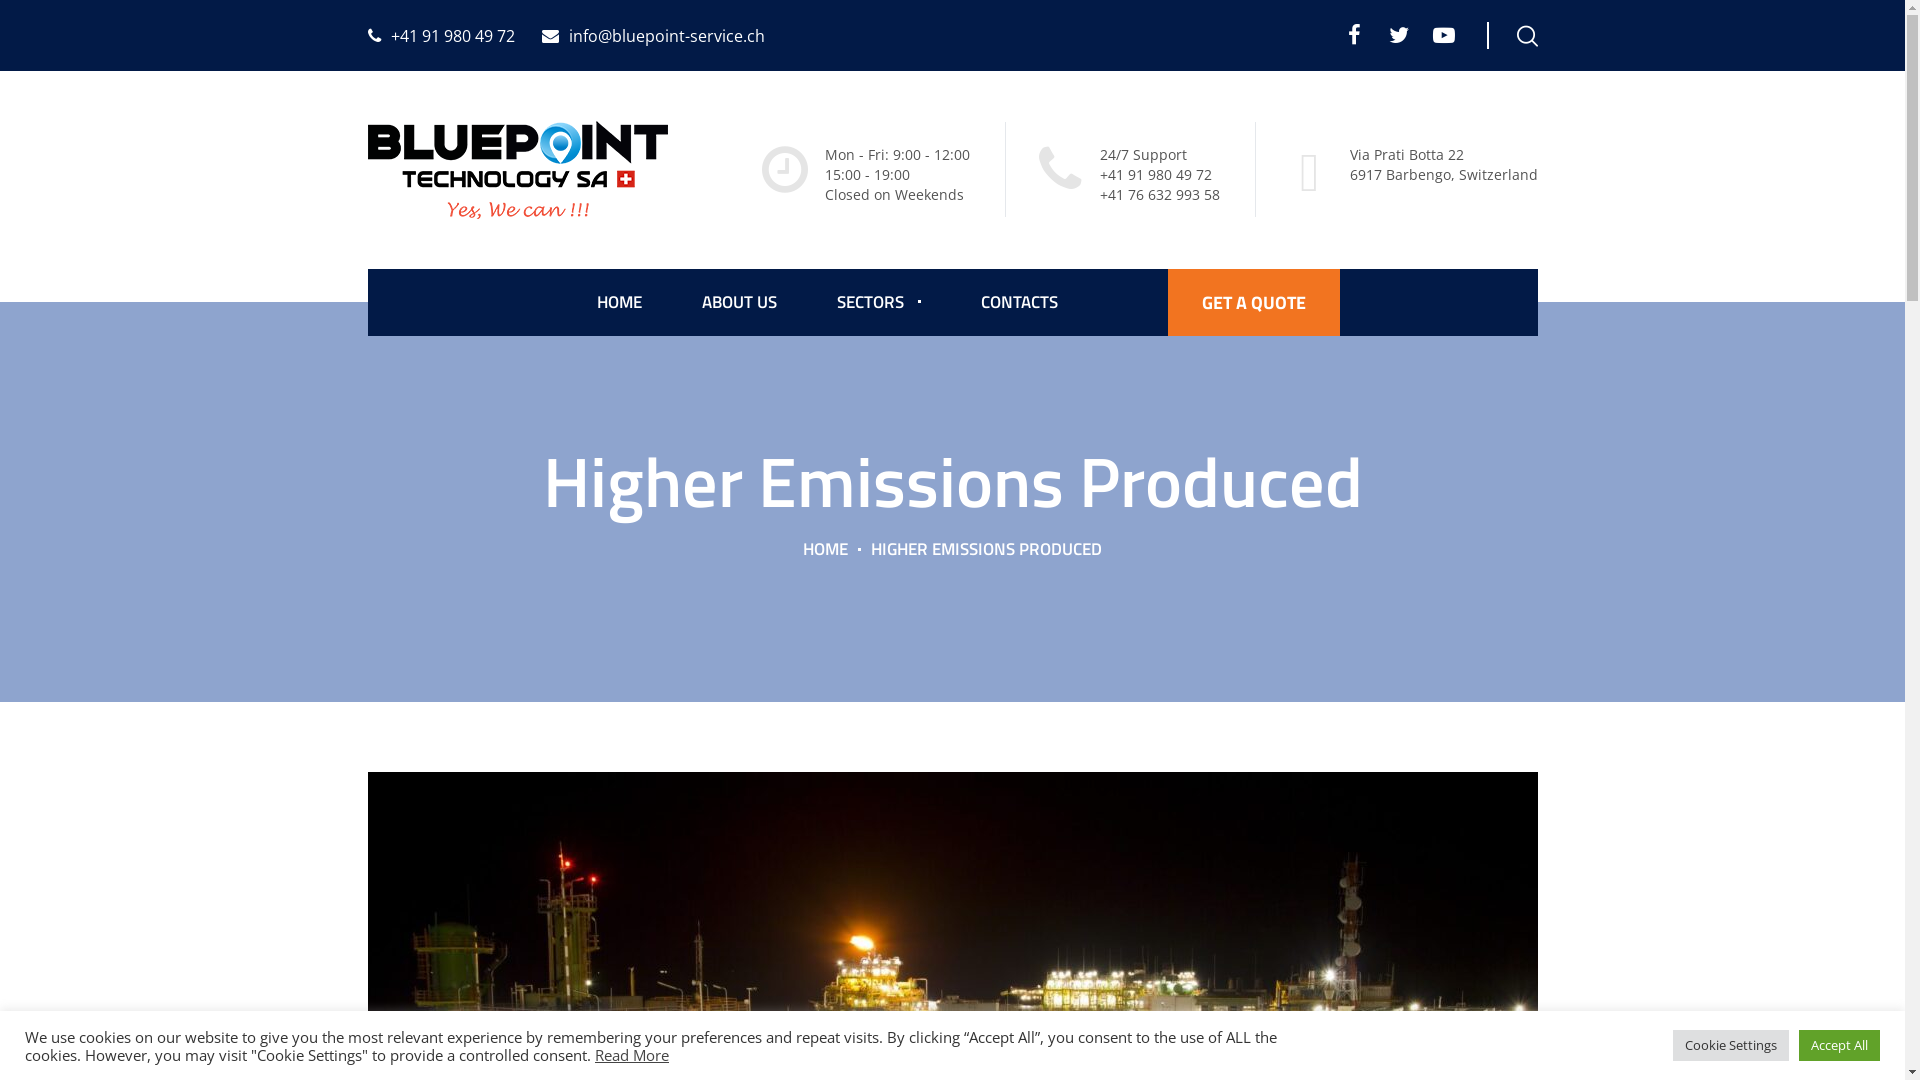  I want to click on 'Read More', so click(631, 1052).